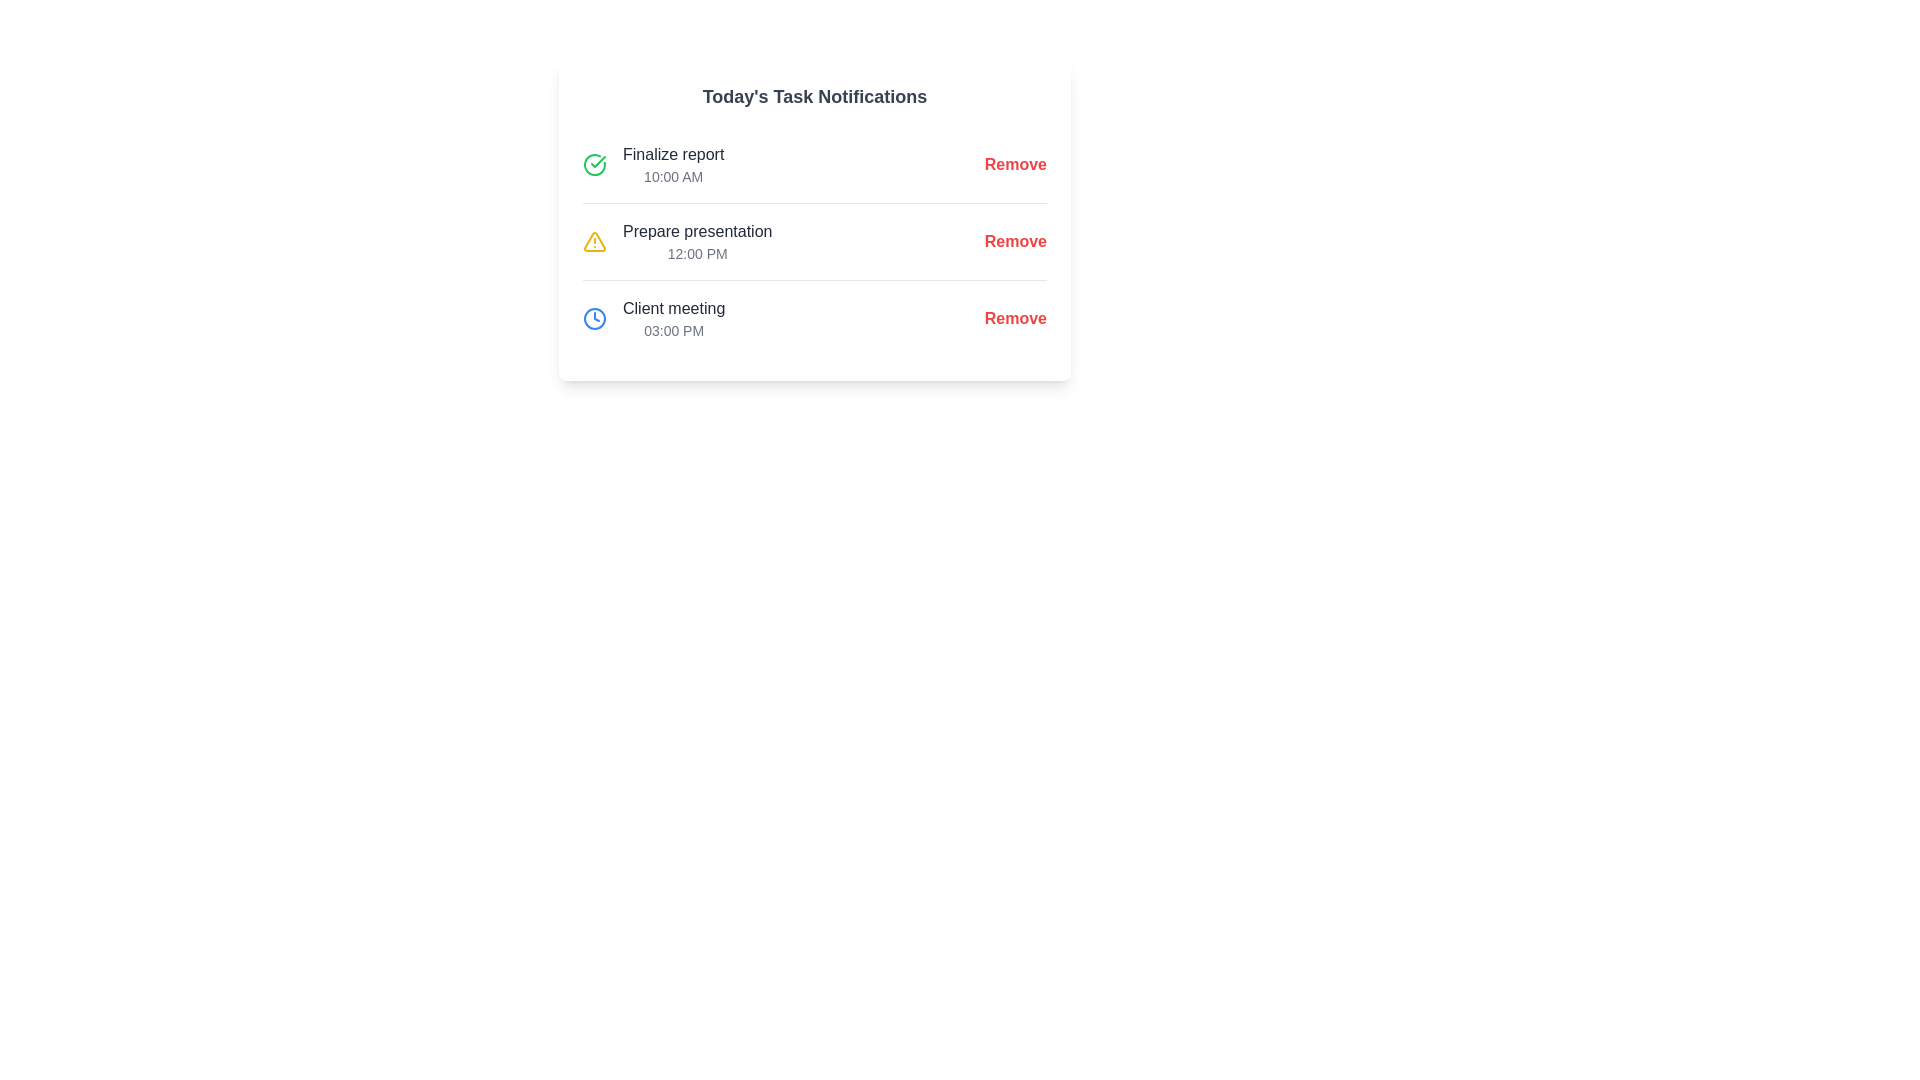  I want to click on the second item in the task notification list, which has an alert icon, so click(677, 241).